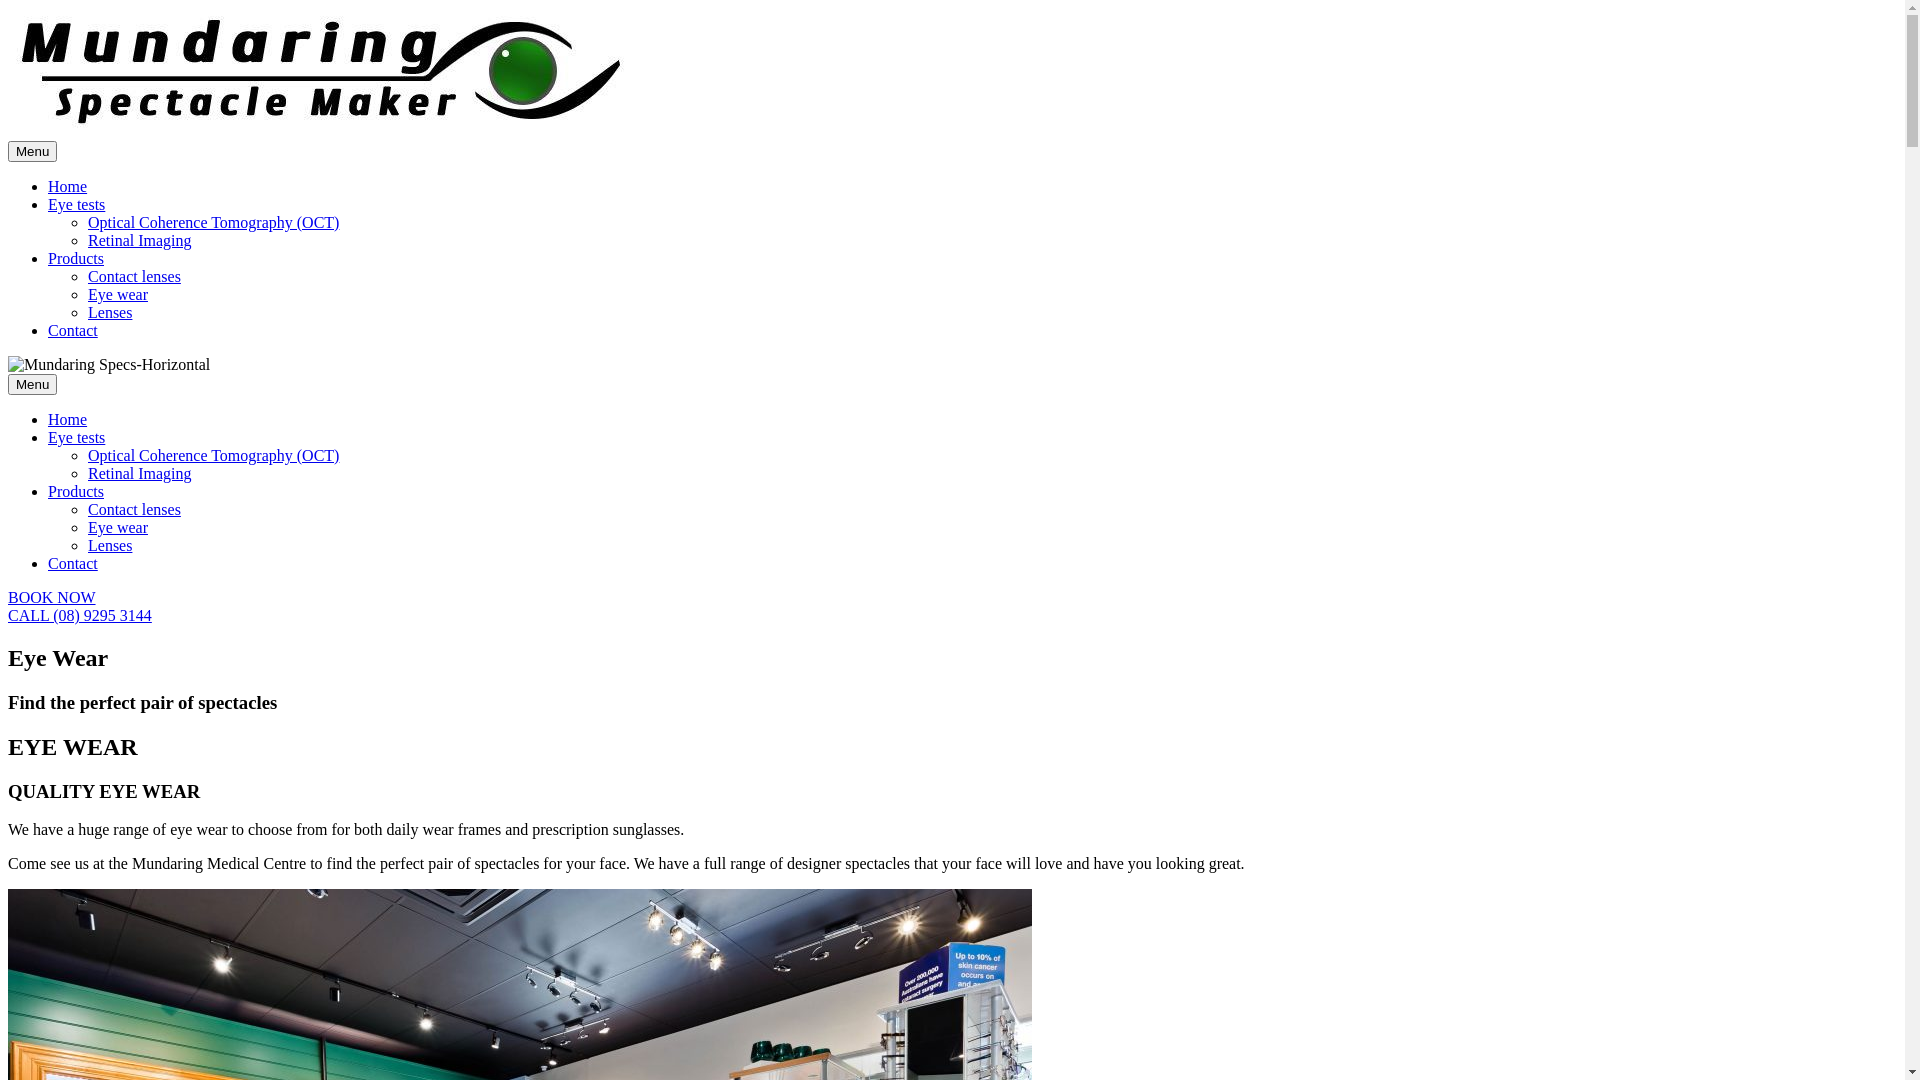  What do you see at coordinates (8, 365) in the screenshot?
I see `'Mundaring Specs-Horizontal'` at bounding box center [8, 365].